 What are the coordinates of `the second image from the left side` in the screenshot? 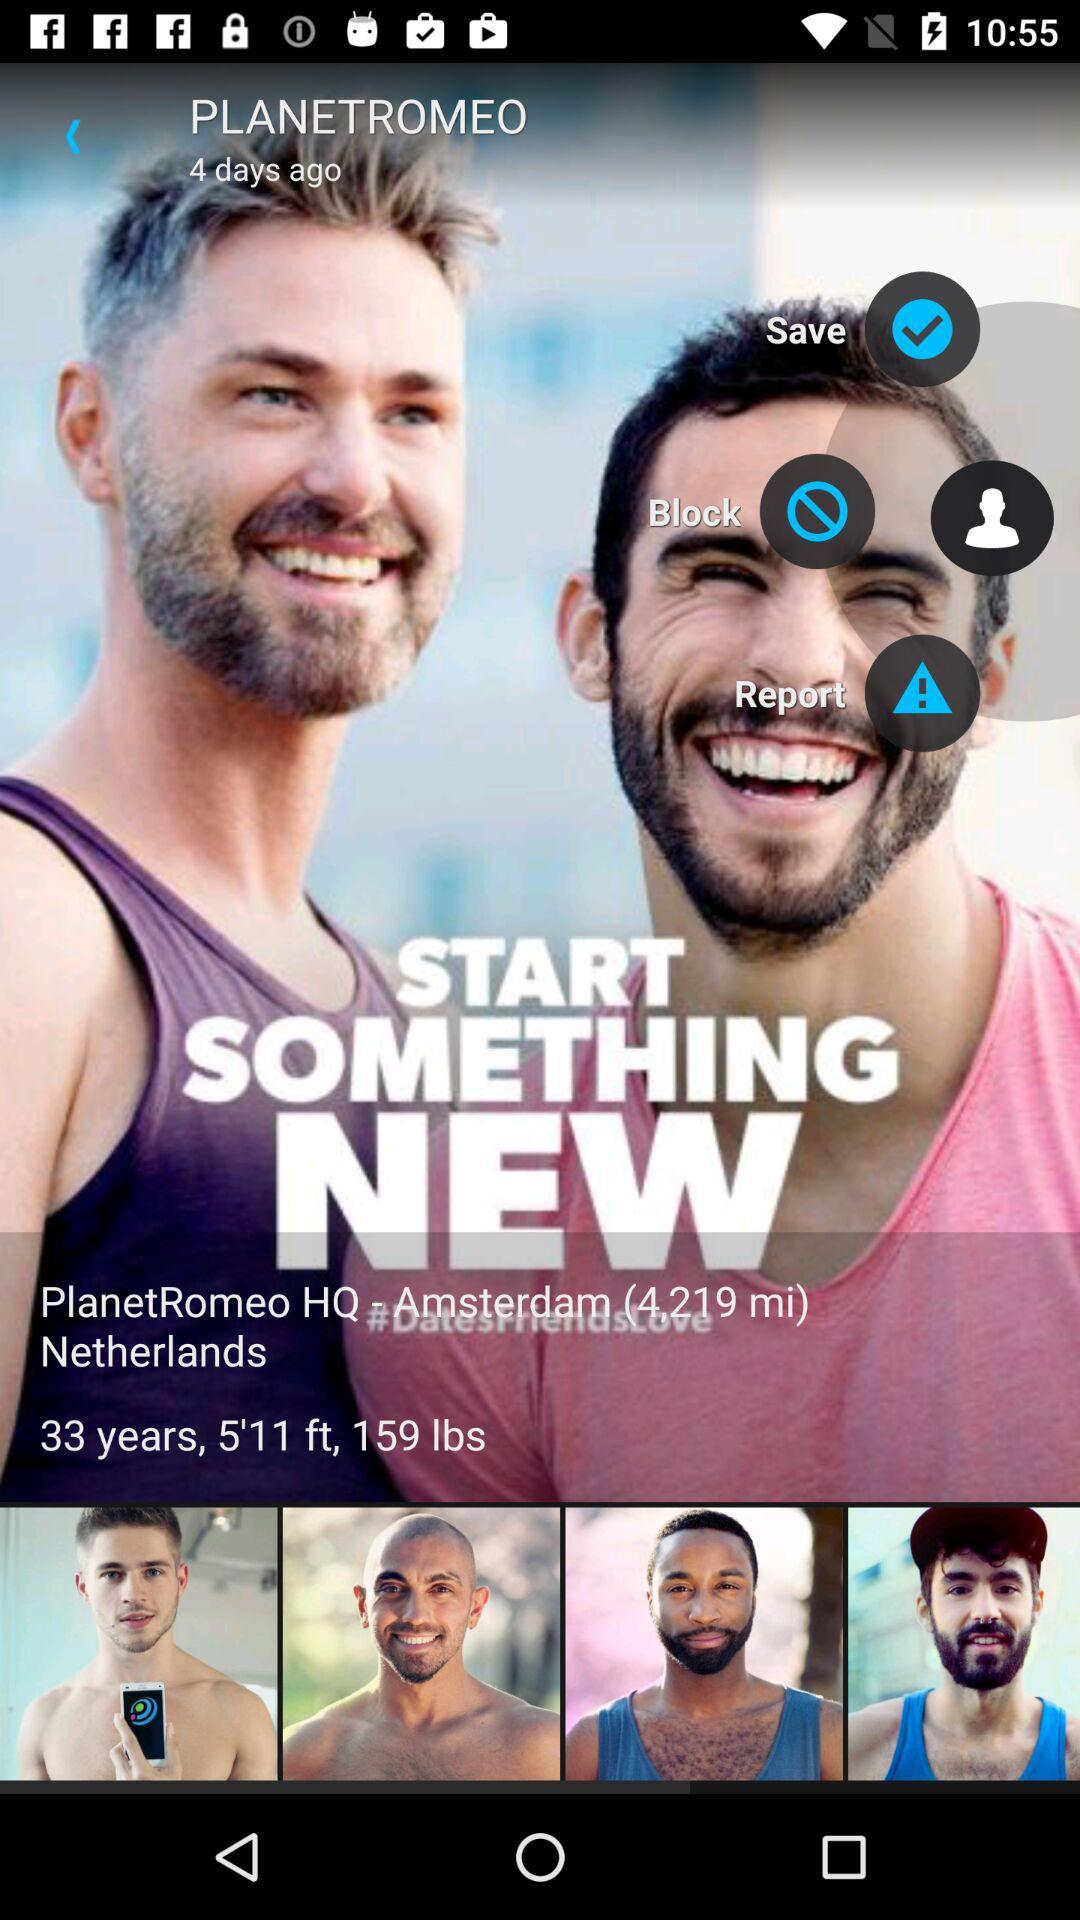 It's located at (420, 1646).